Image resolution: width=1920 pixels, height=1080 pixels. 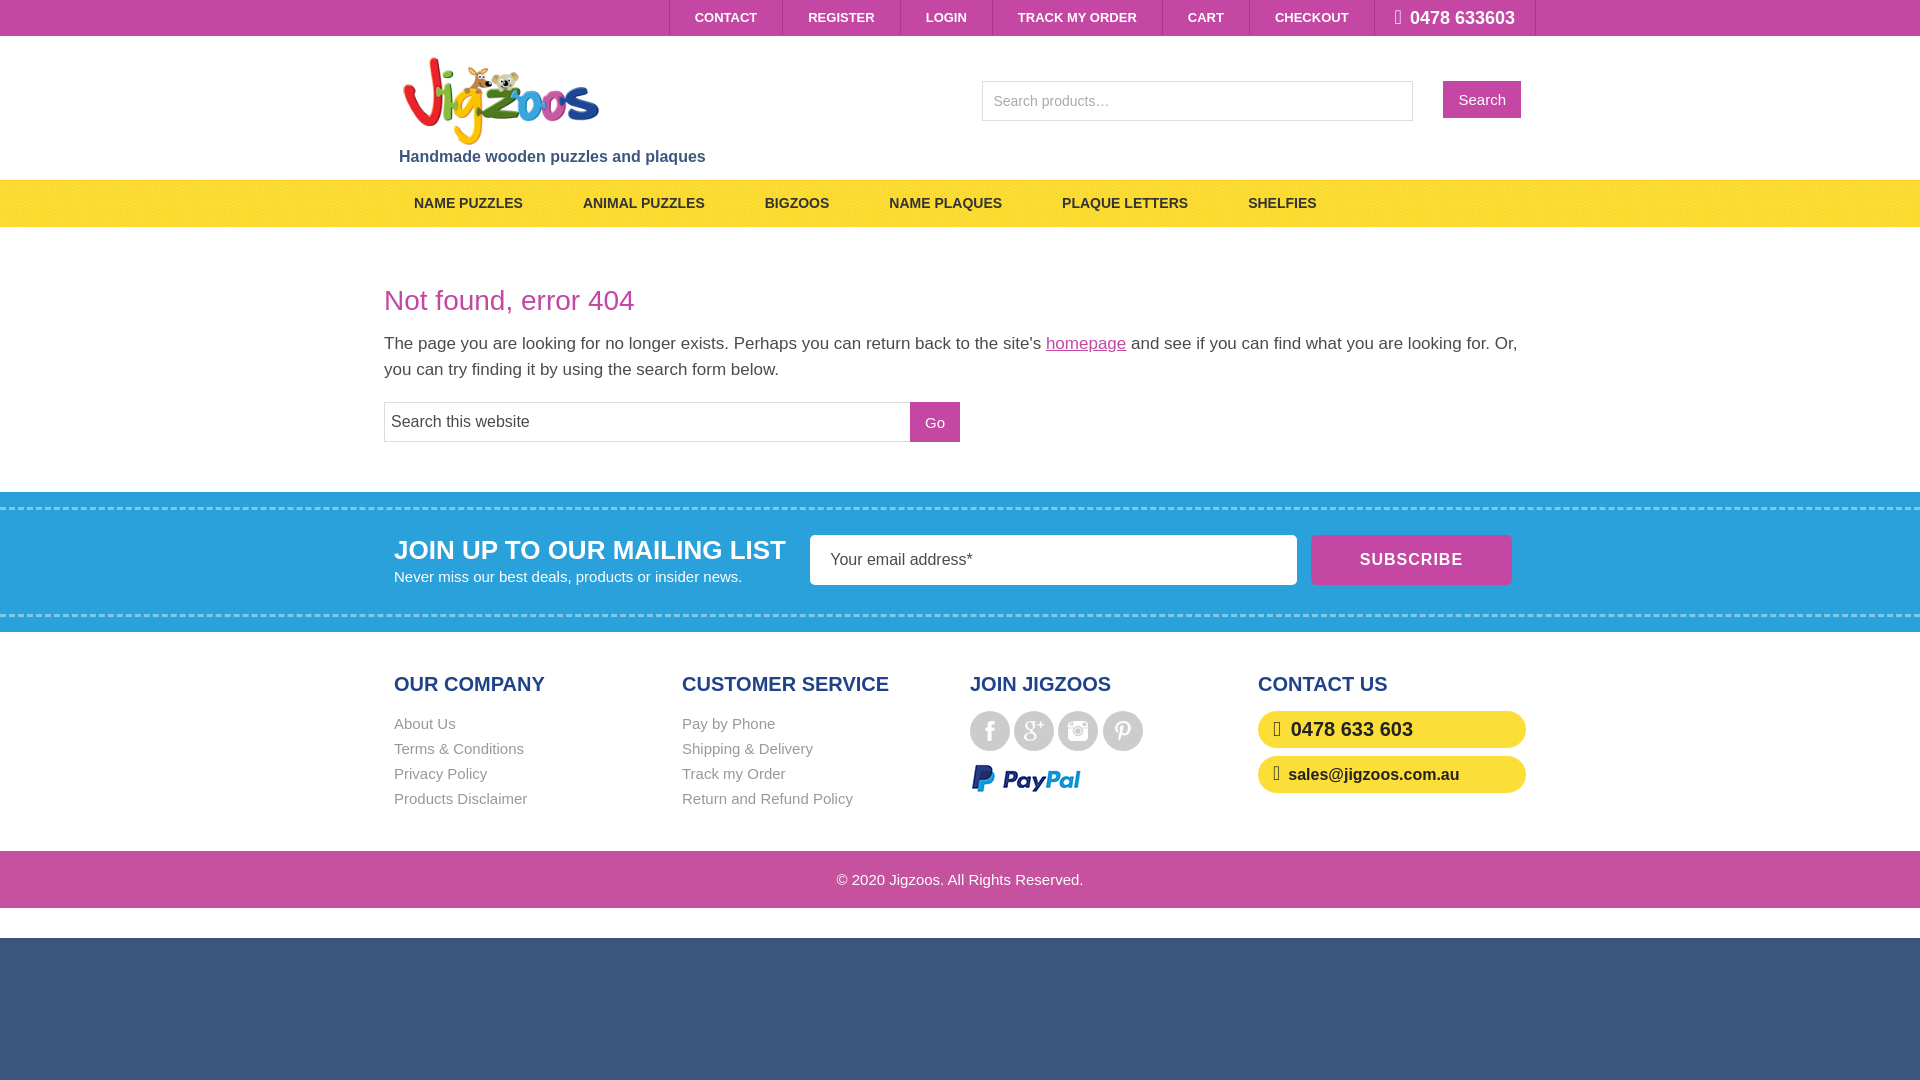 What do you see at coordinates (900, 17) in the screenshot?
I see `'LOGIN'` at bounding box center [900, 17].